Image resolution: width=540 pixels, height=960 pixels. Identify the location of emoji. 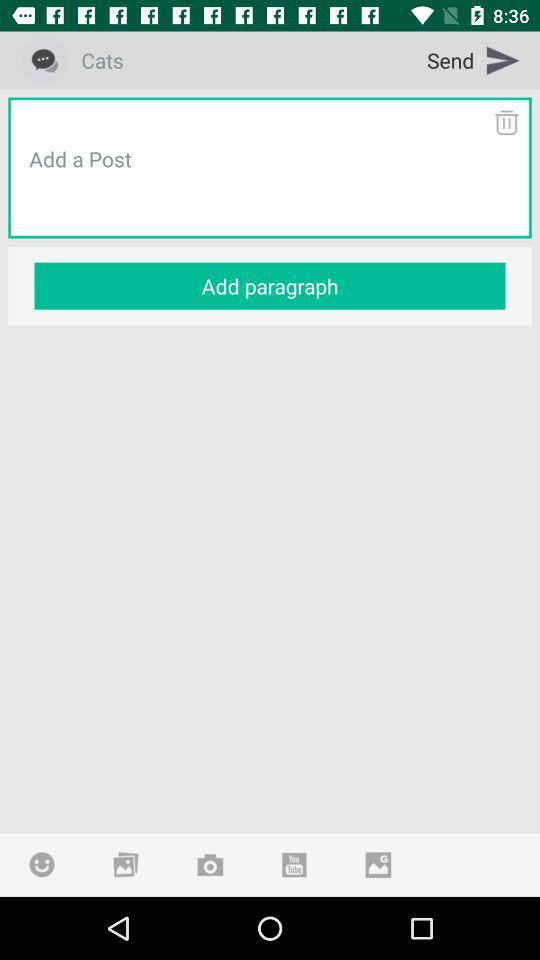
(42, 863).